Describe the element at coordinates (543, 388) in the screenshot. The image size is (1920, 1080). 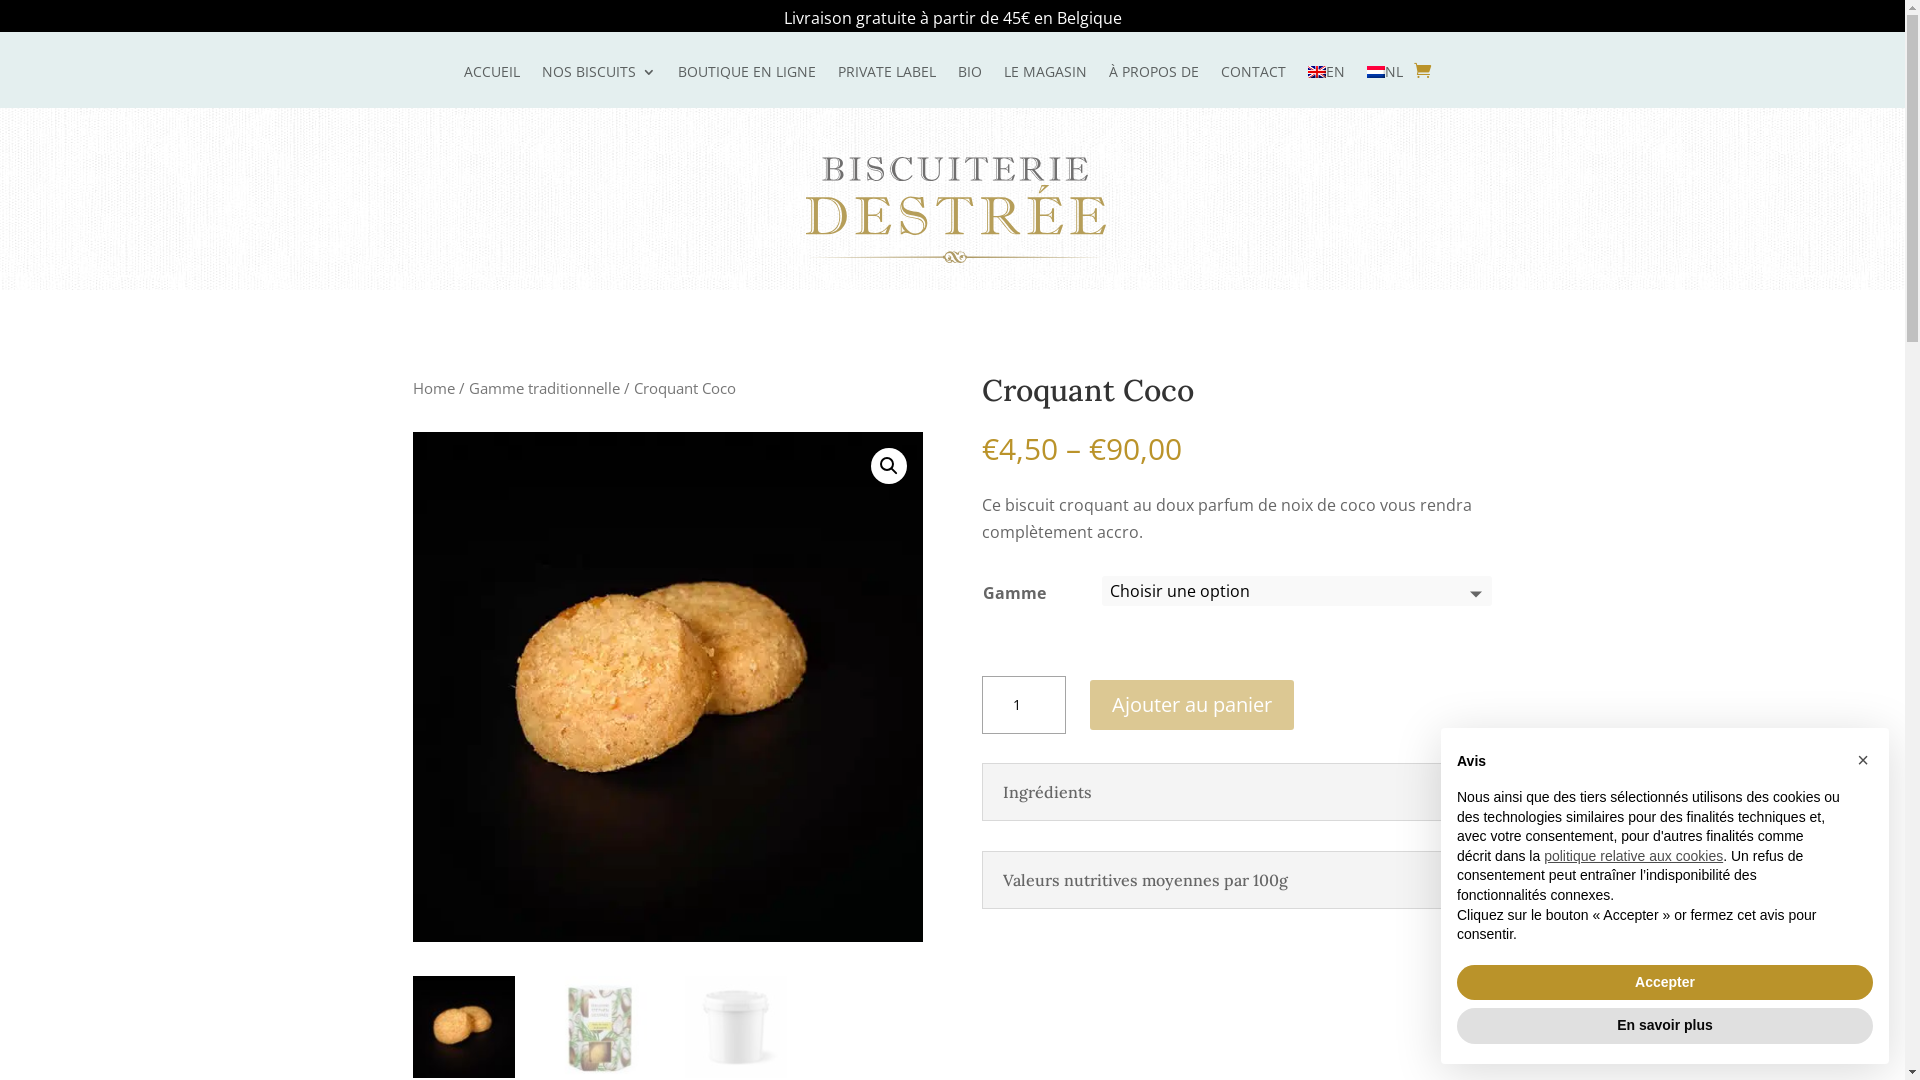
I see `'Gamme traditionnelle'` at that location.